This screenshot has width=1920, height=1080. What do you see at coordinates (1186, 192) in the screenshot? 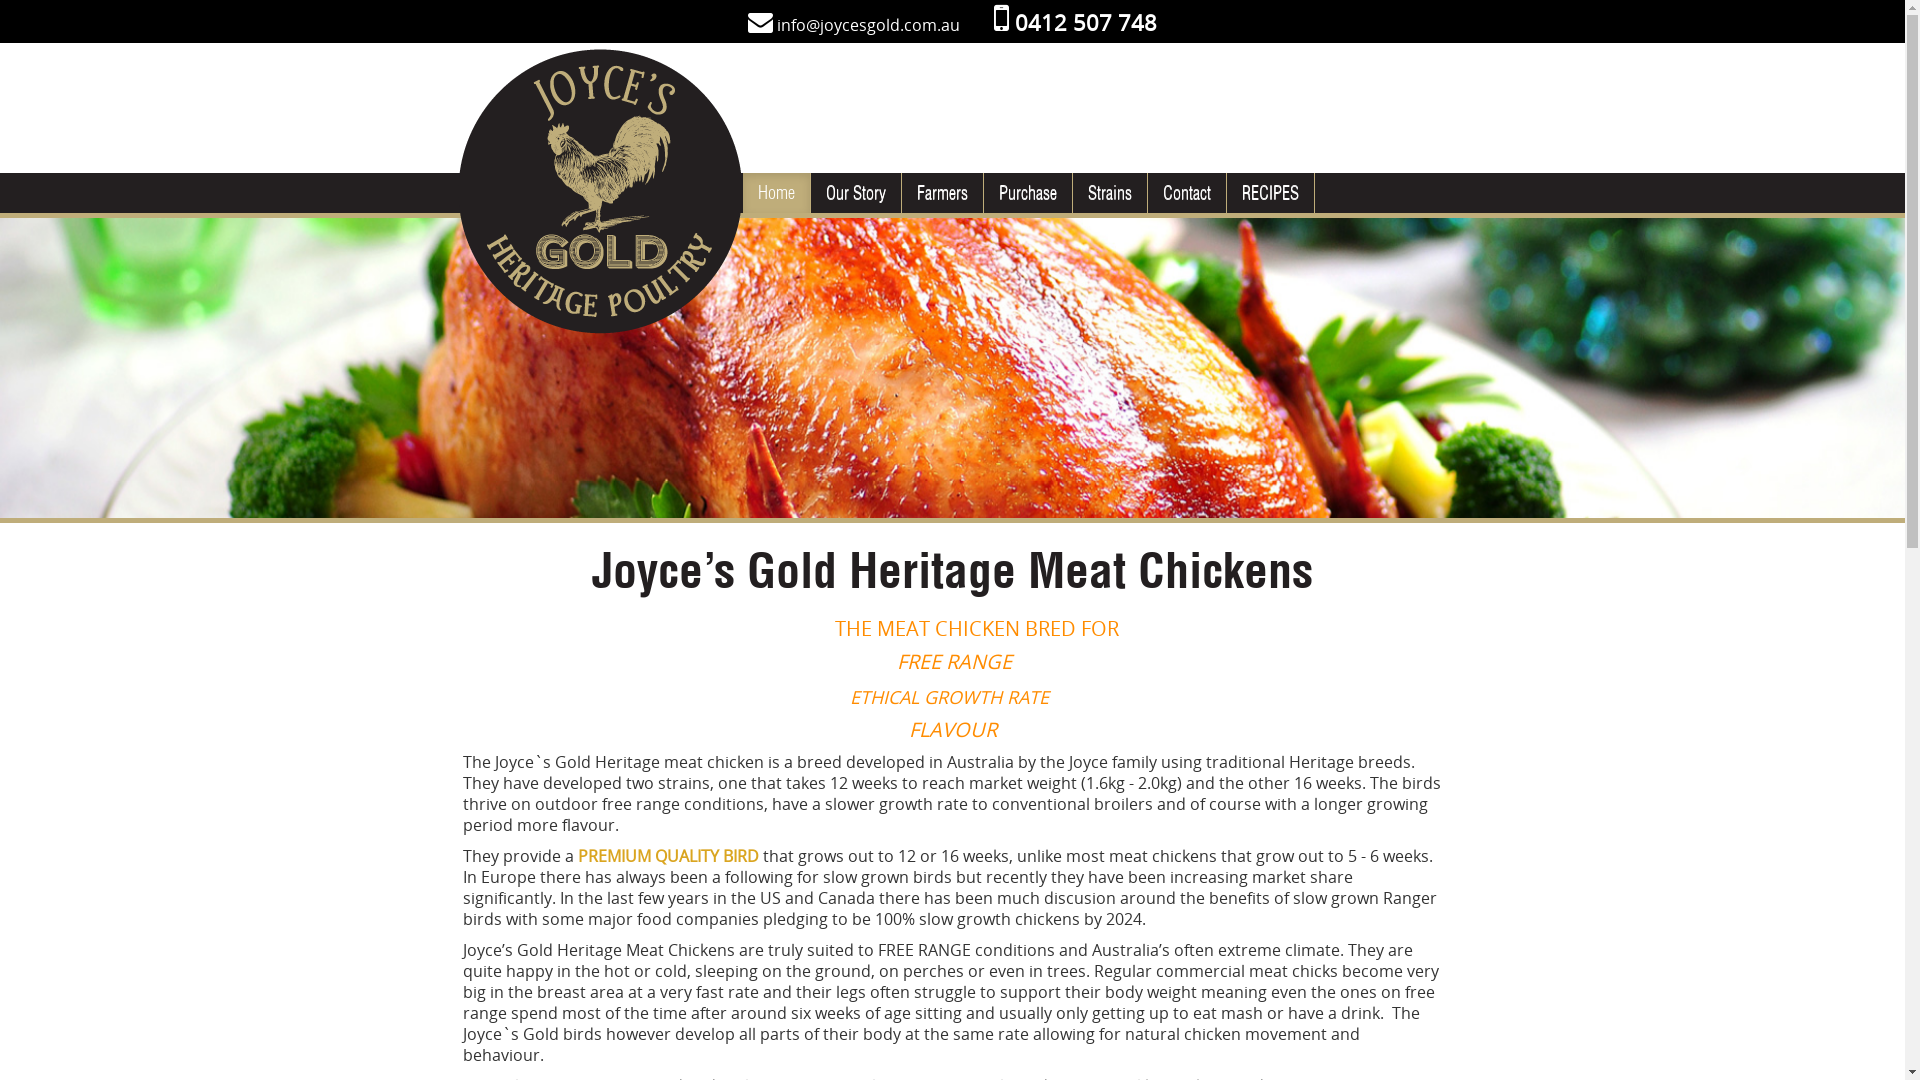
I see `'Contact'` at bounding box center [1186, 192].